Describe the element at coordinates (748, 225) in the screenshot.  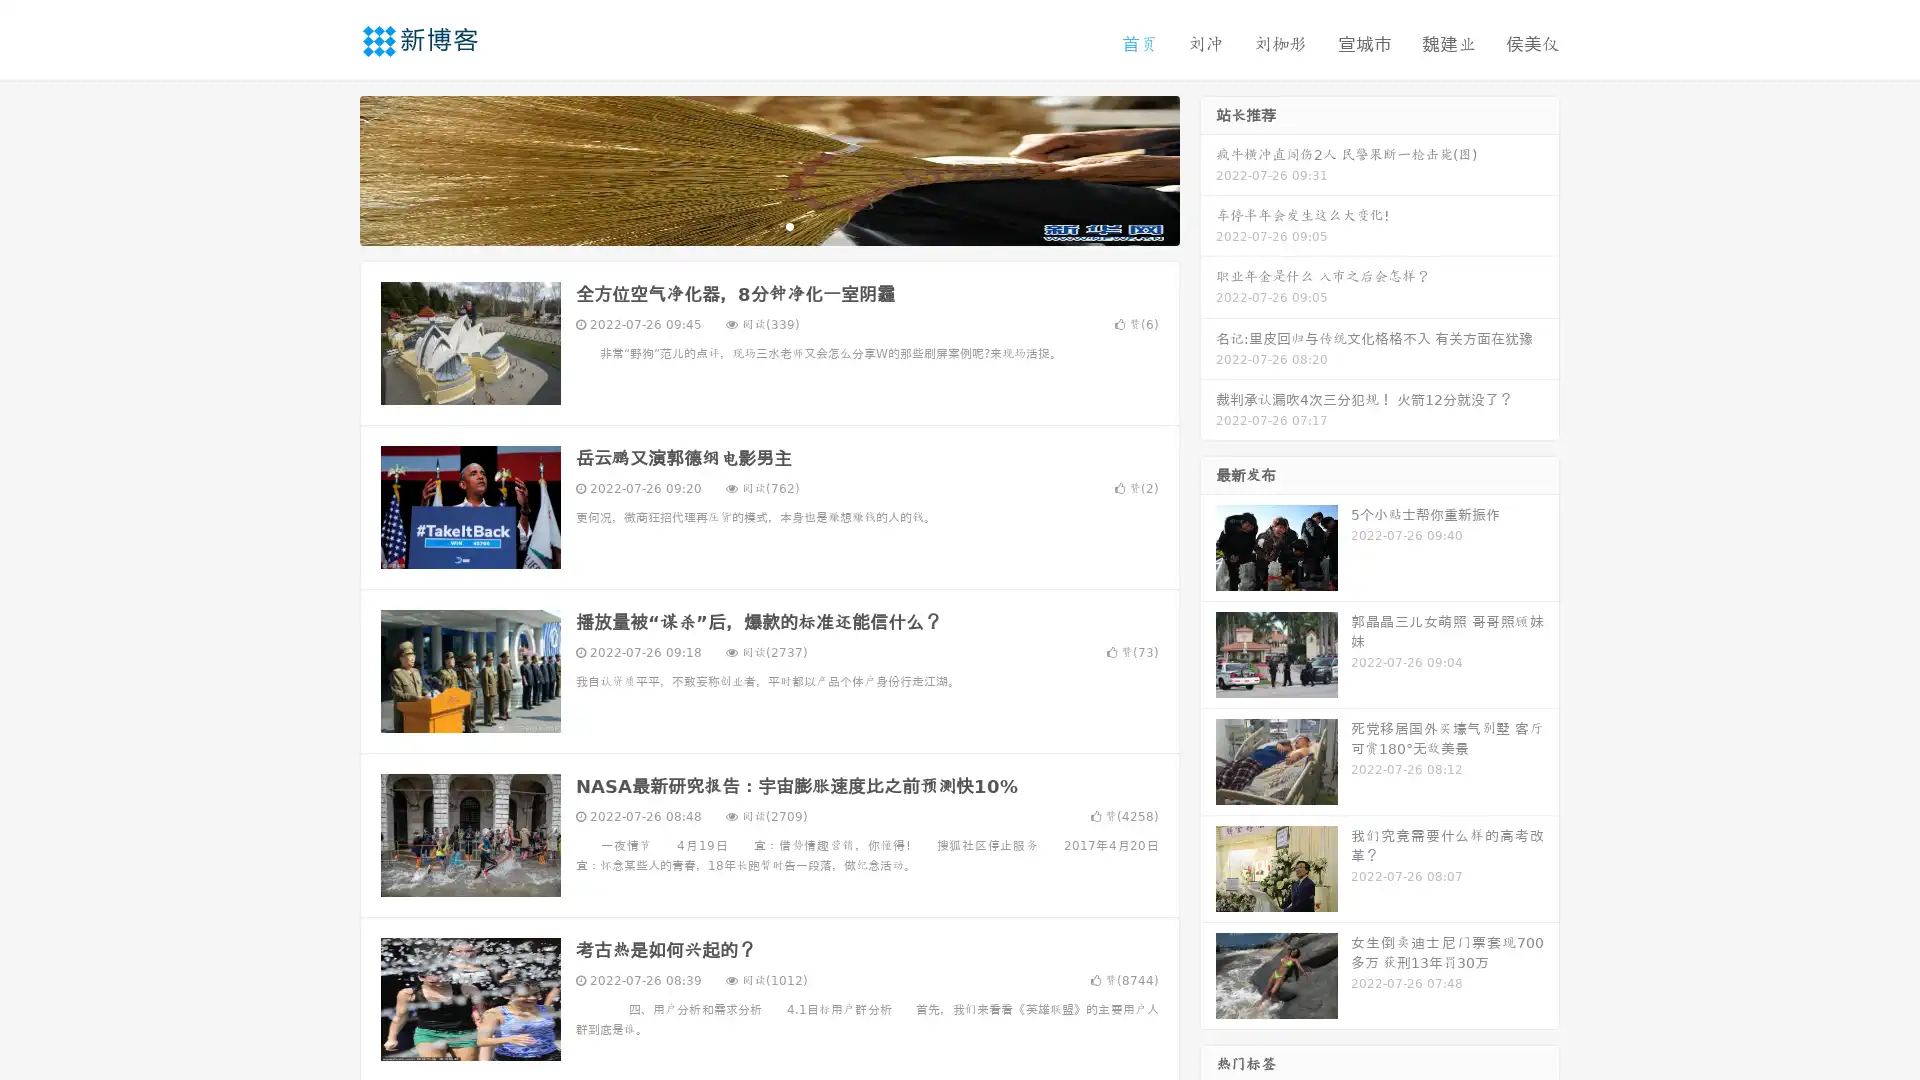
I see `Go to slide 1` at that location.